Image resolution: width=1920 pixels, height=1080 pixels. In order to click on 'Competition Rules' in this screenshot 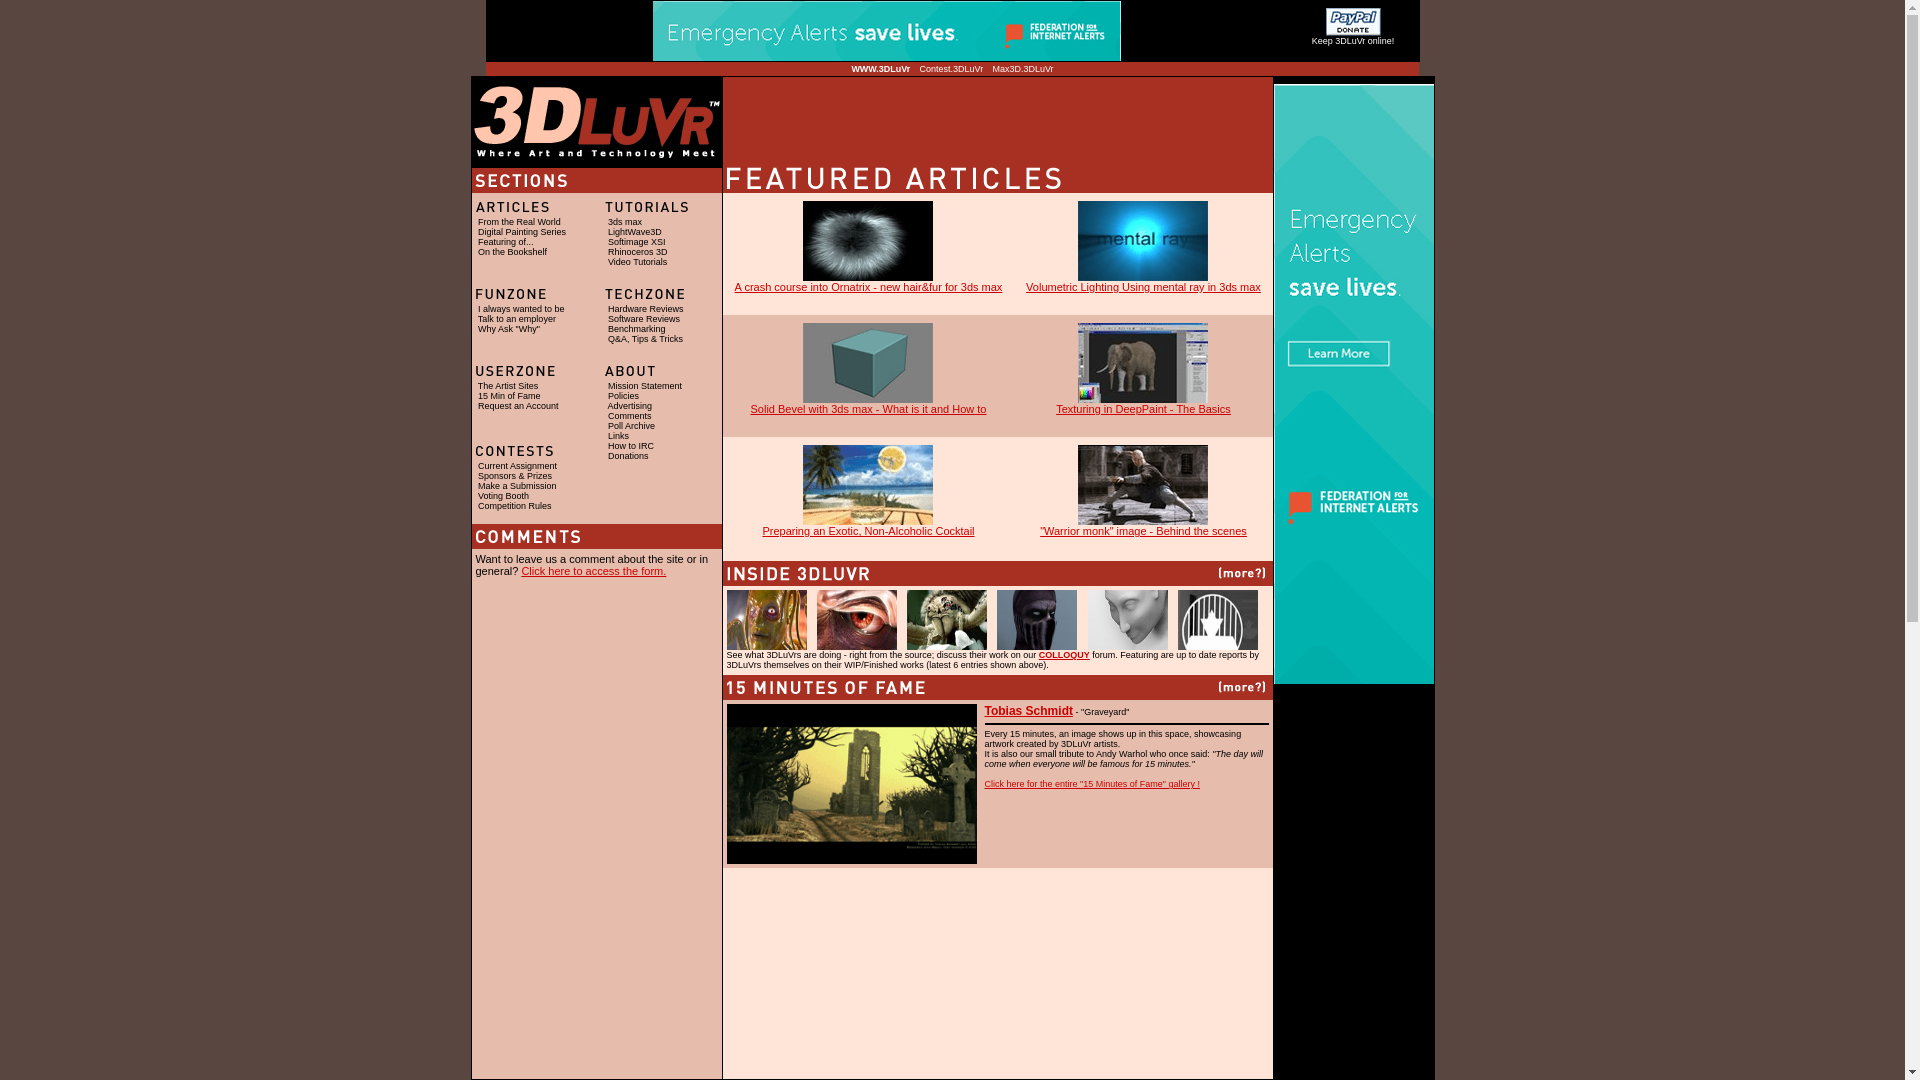, I will do `click(514, 504)`.